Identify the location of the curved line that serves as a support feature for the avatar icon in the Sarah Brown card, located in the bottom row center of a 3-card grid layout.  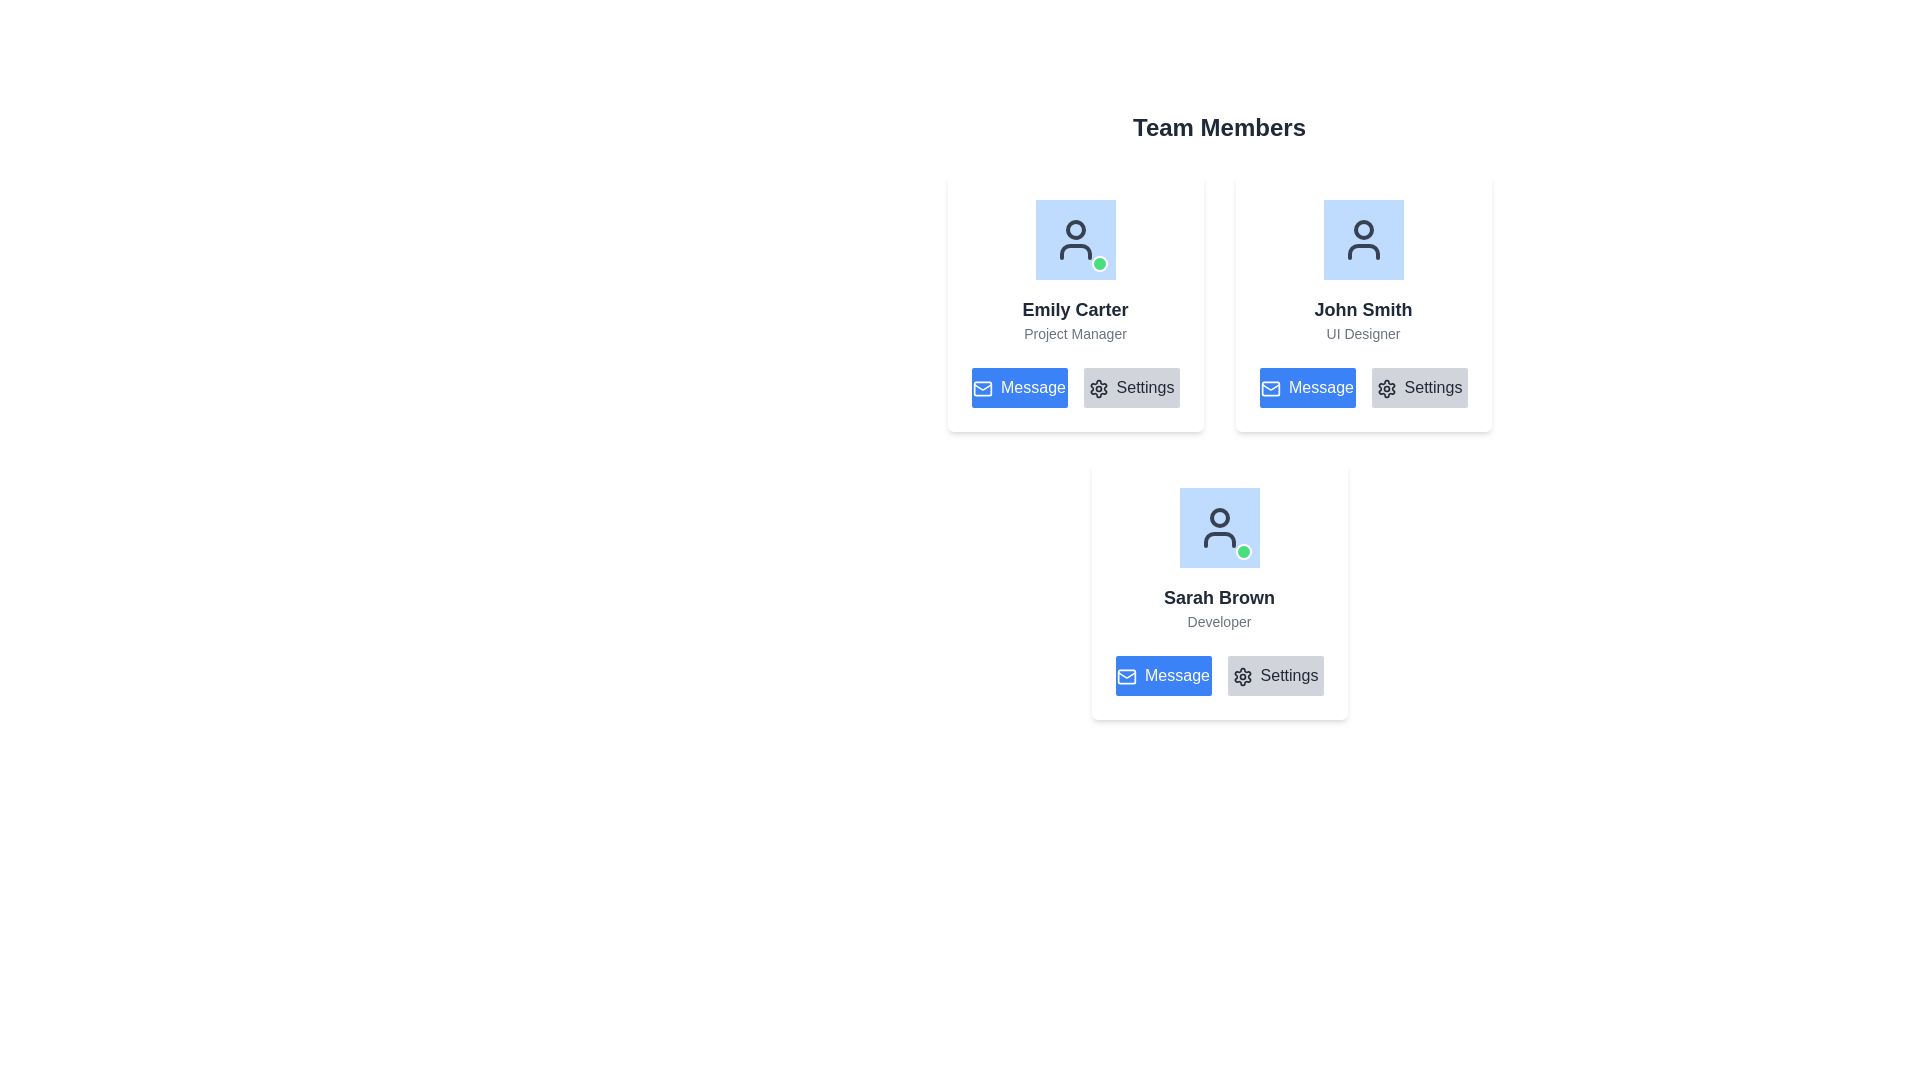
(1218, 540).